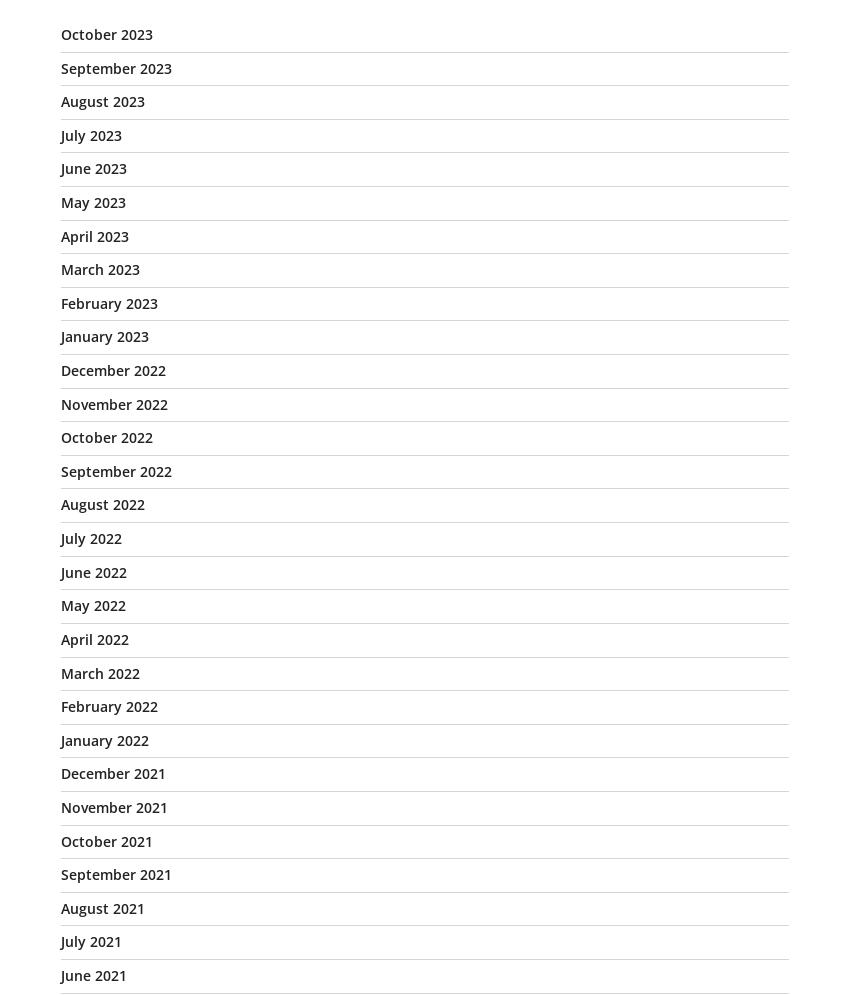 This screenshot has height=995, width=850. Describe the element at coordinates (90, 538) in the screenshot. I see `'July 2022'` at that location.